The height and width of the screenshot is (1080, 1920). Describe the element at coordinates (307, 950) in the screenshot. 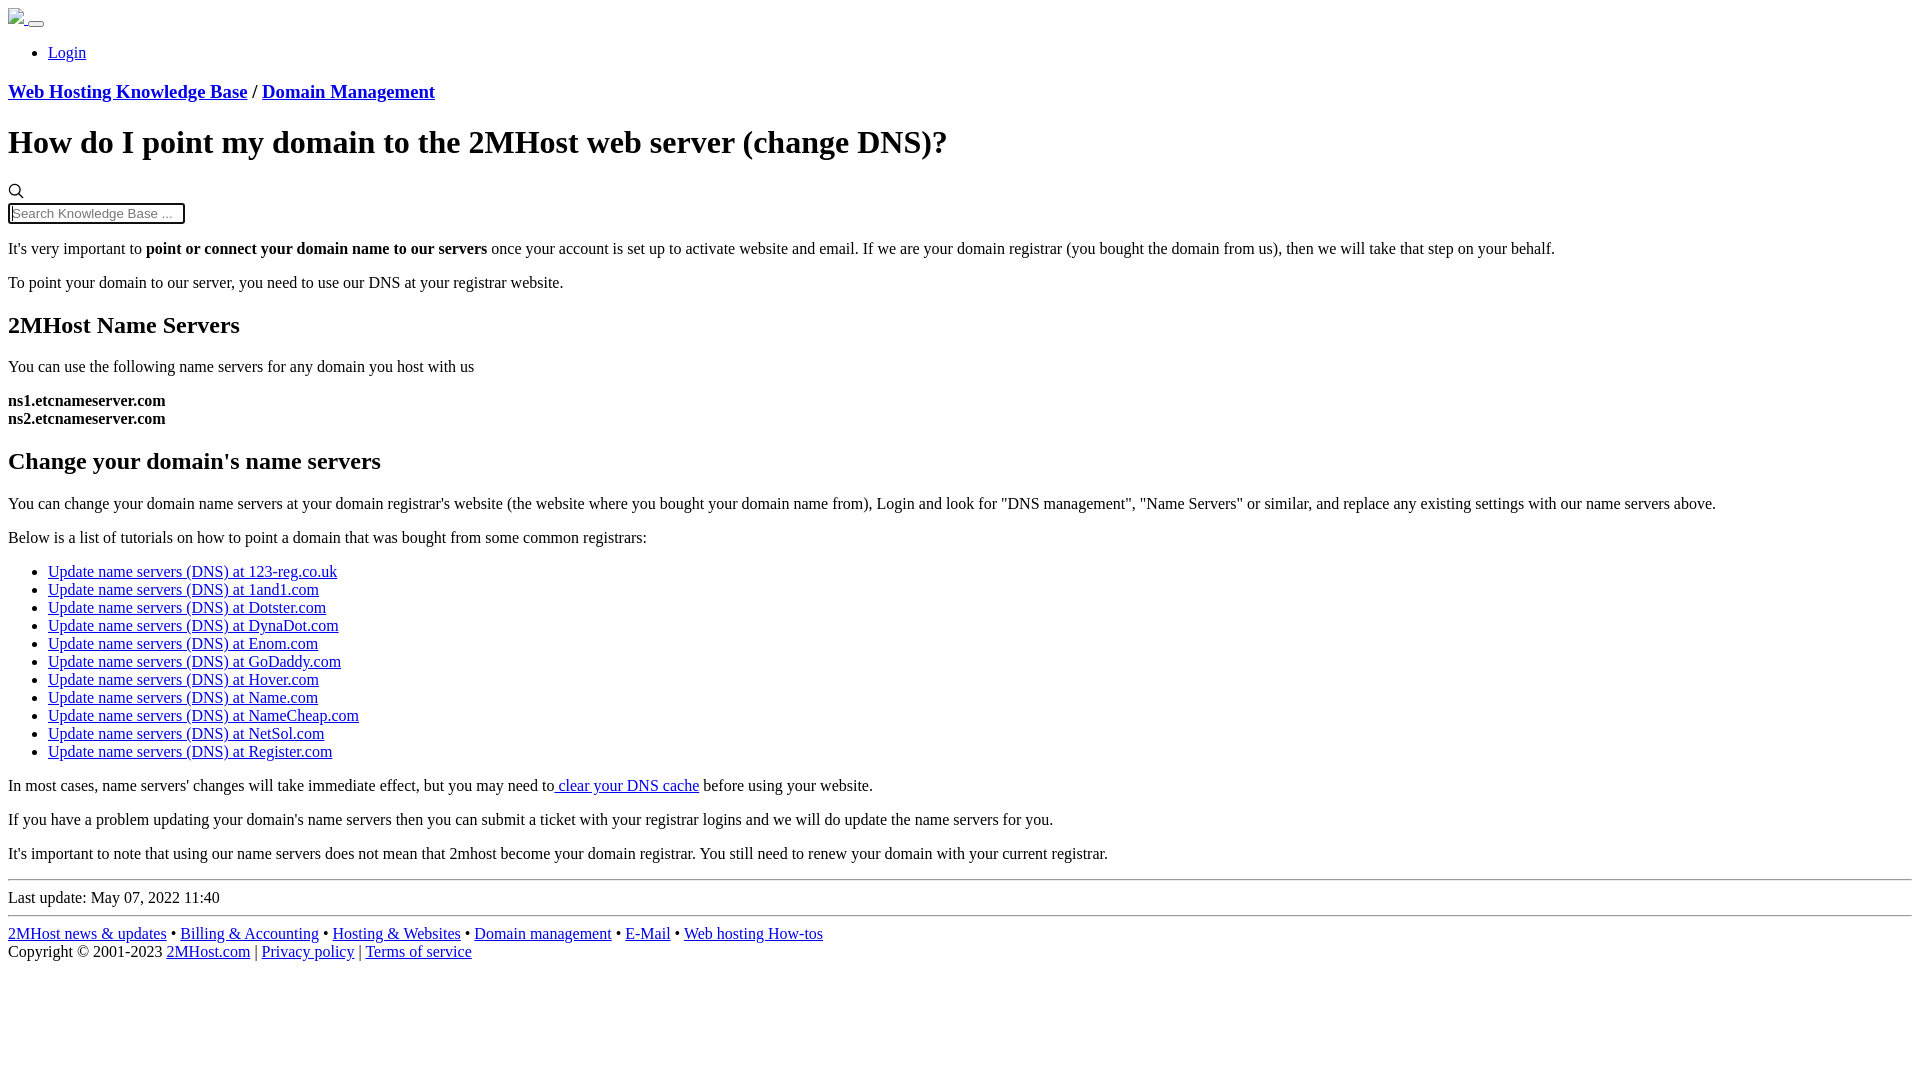

I see `'Privacy policy'` at that location.